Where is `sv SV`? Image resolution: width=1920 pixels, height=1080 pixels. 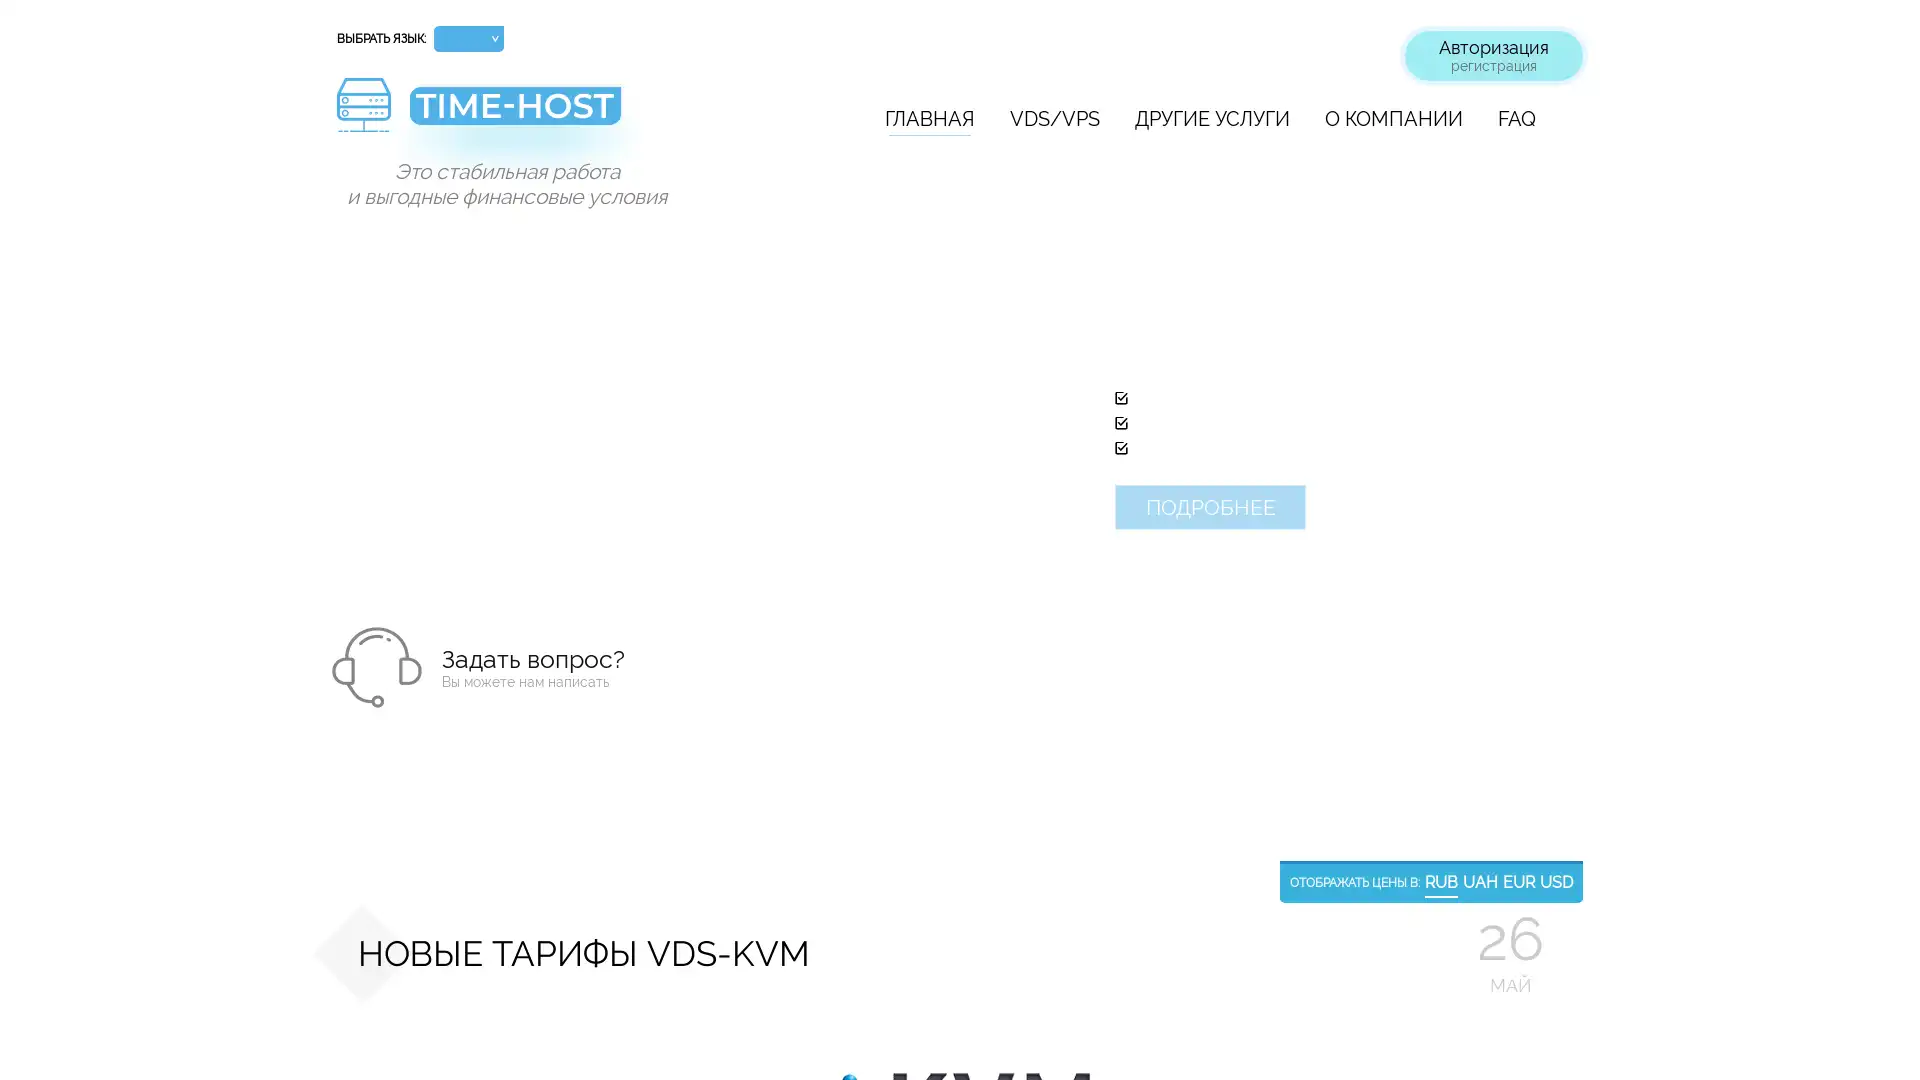
sv SV is located at coordinates (468, 323).